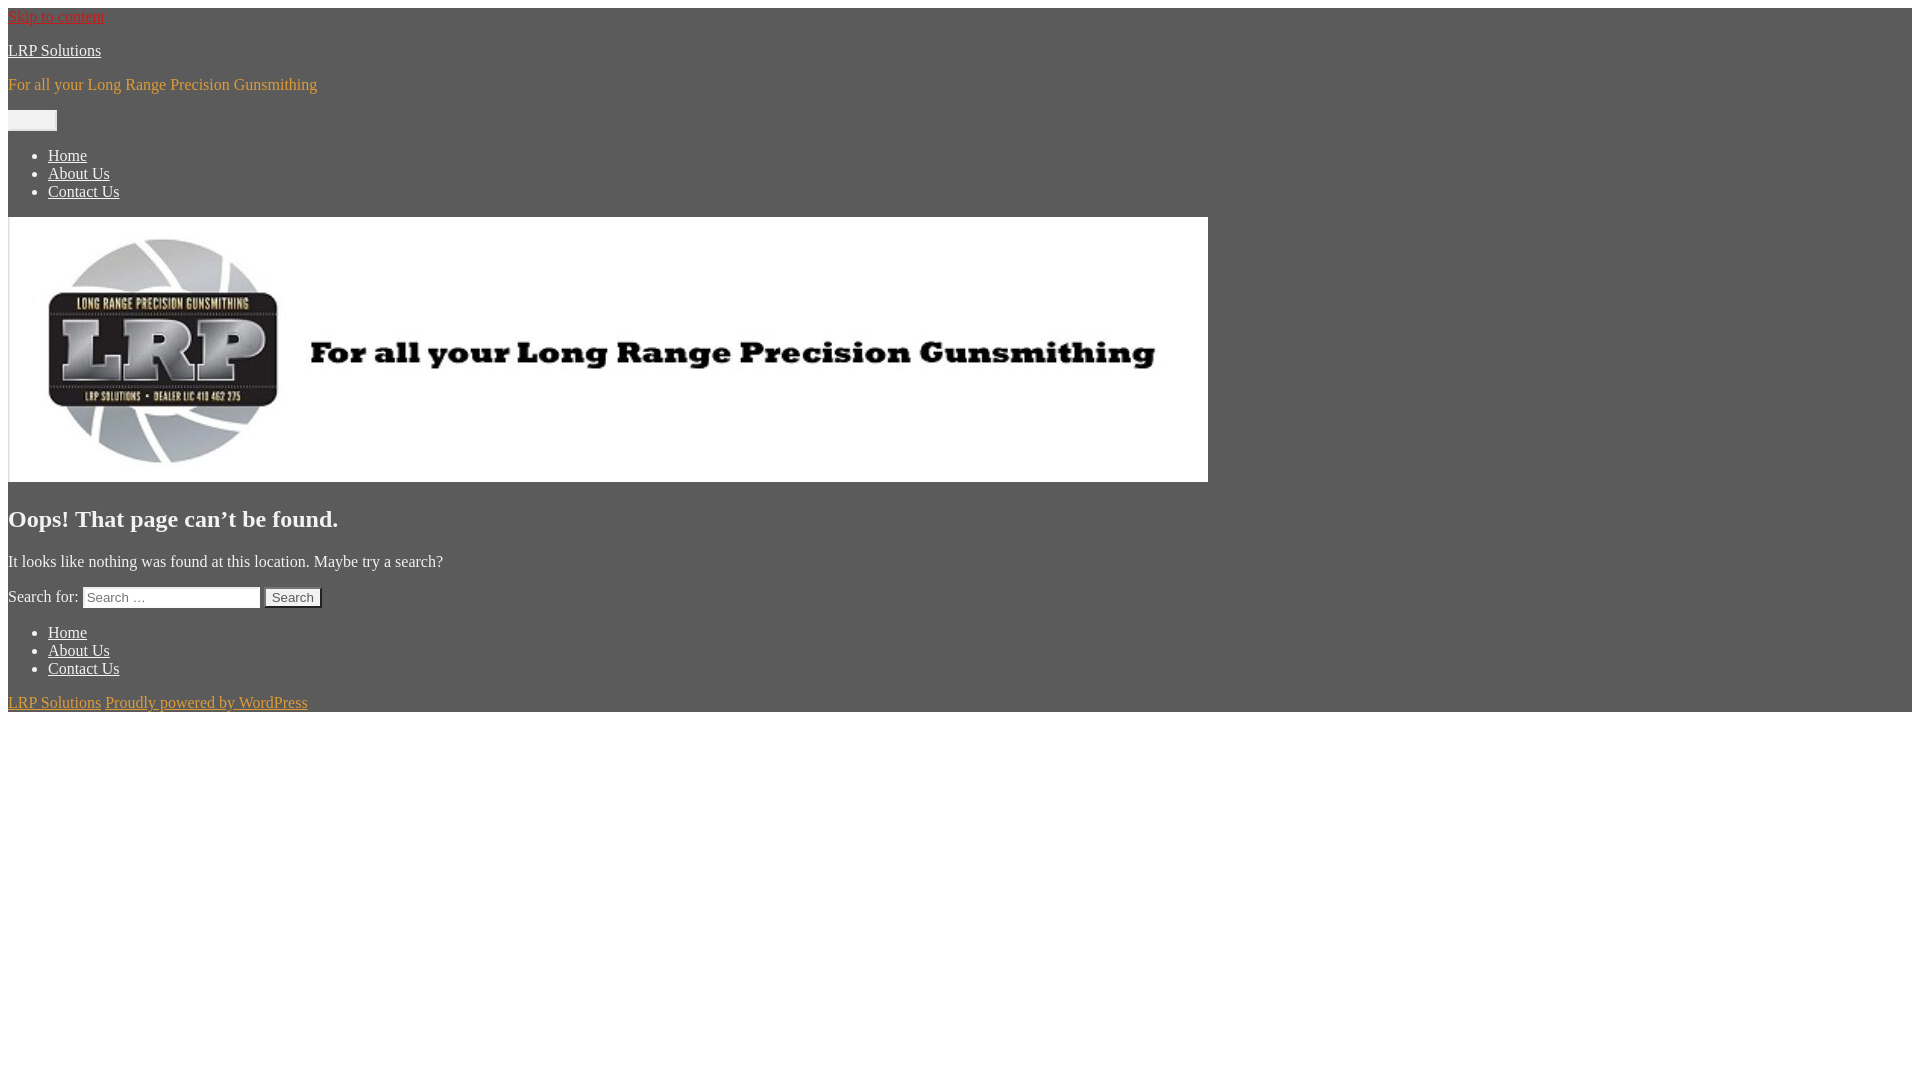  I want to click on 'LRP Solutions', so click(54, 701).